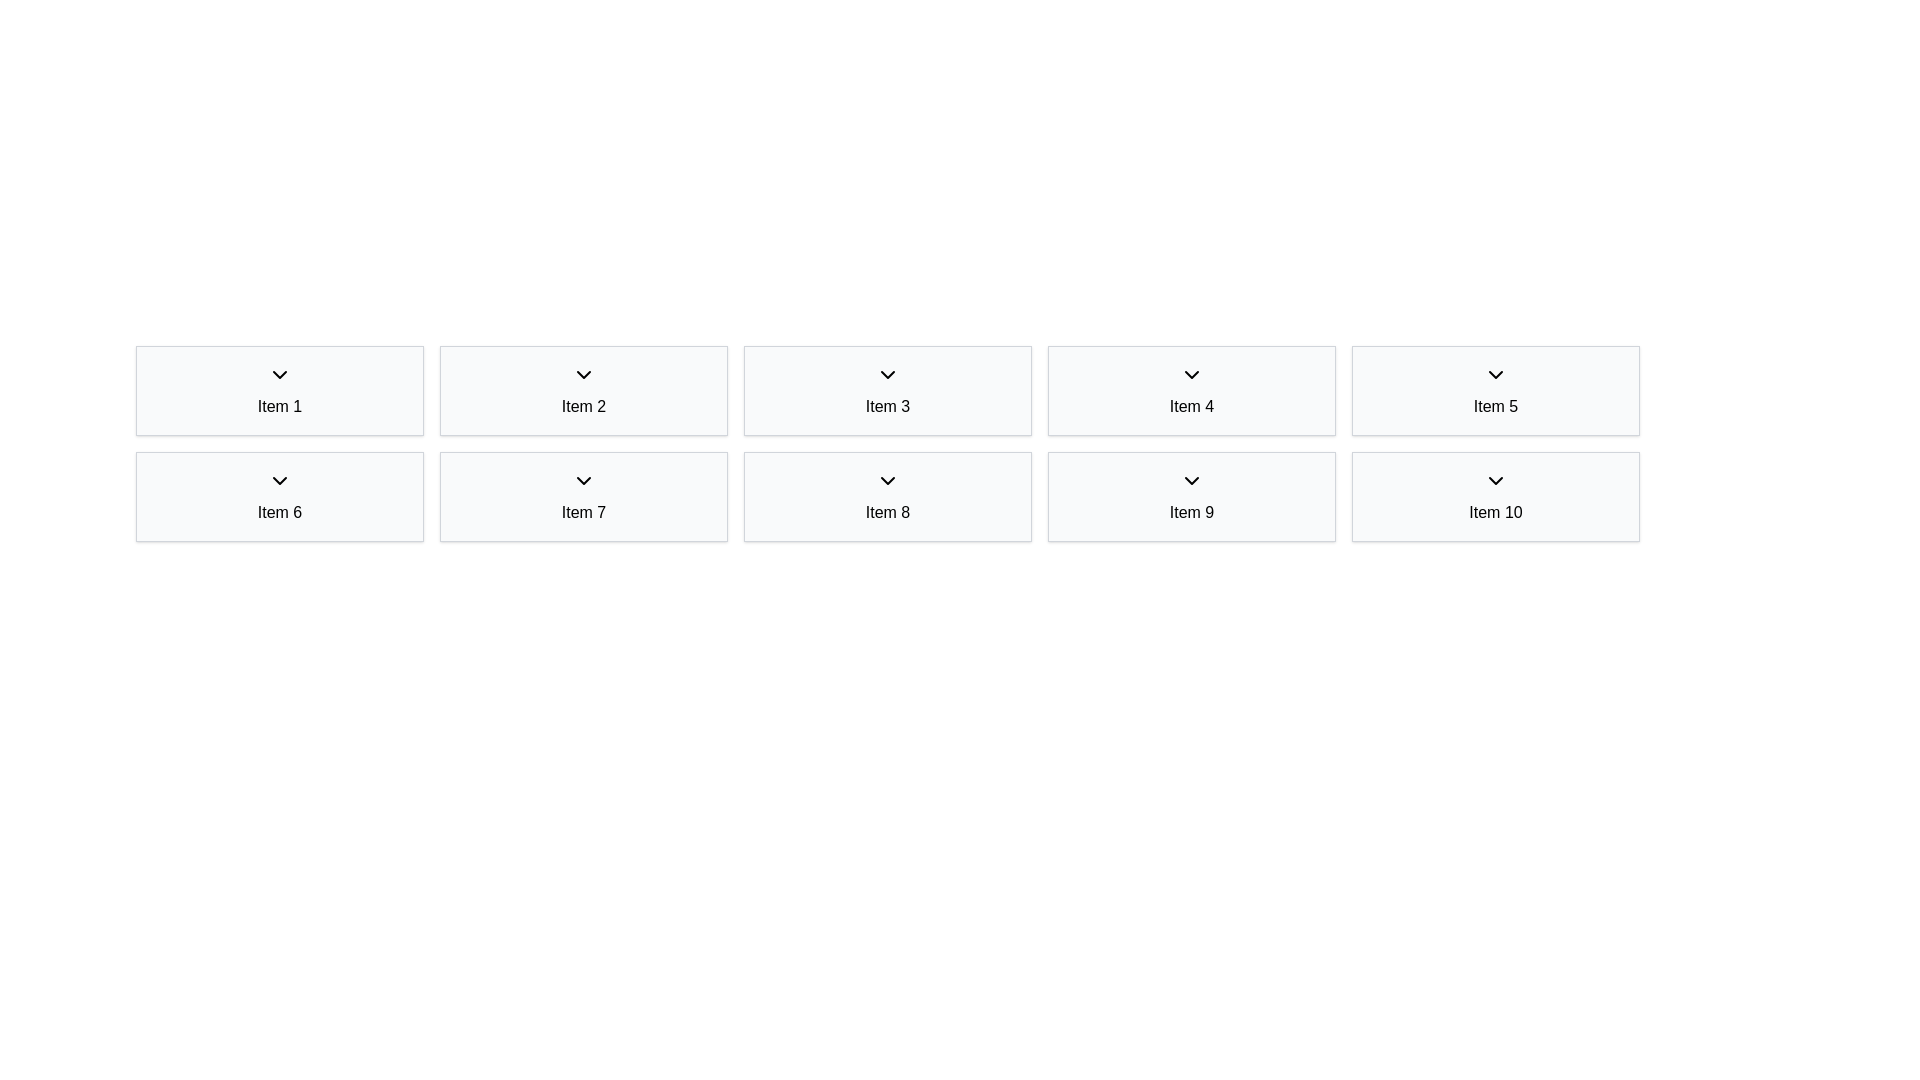 The image size is (1920, 1080). I want to click on the downward-pointing arrow icon located at the top of the 'Item 9' card, so click(1191, 481).